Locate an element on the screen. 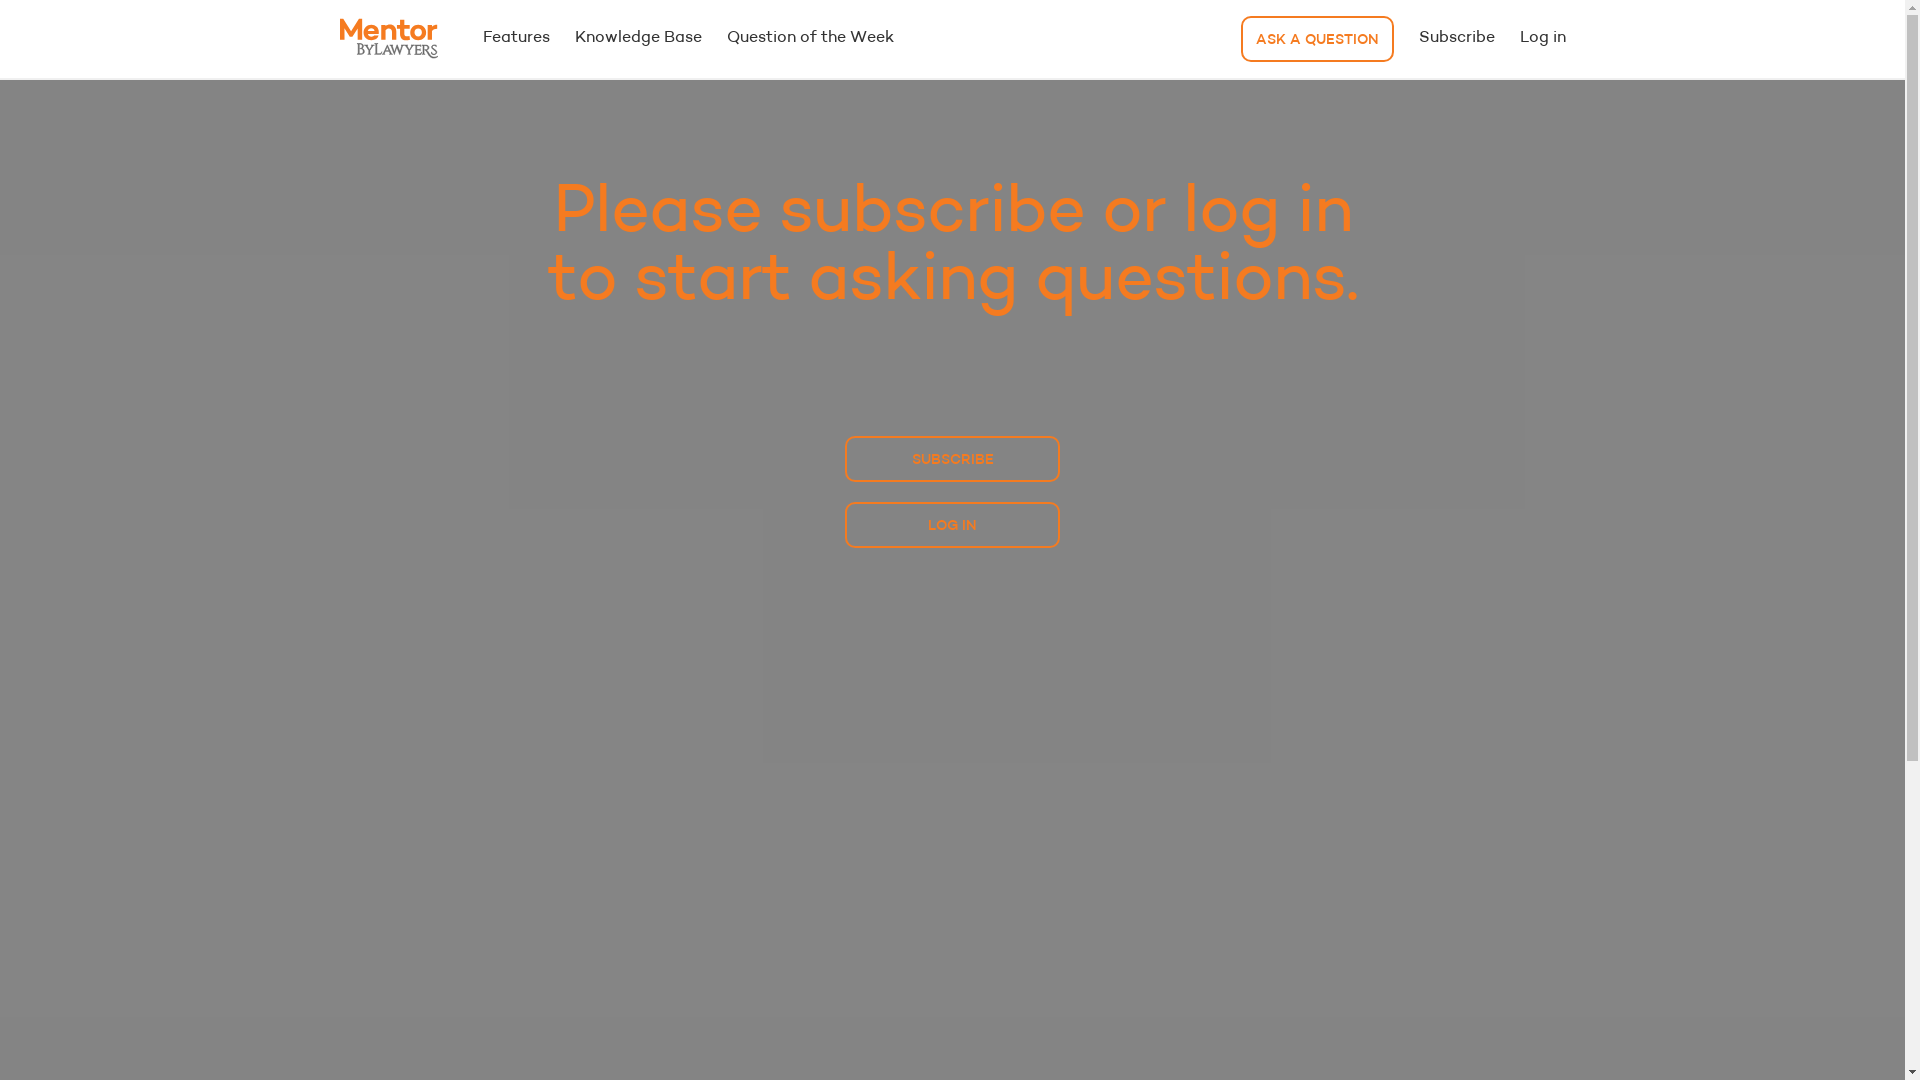 Image resolution: width=1920 pixels, height=1080 pixels. 'SUBSCRIBE' is located at coordinates (951, 459).